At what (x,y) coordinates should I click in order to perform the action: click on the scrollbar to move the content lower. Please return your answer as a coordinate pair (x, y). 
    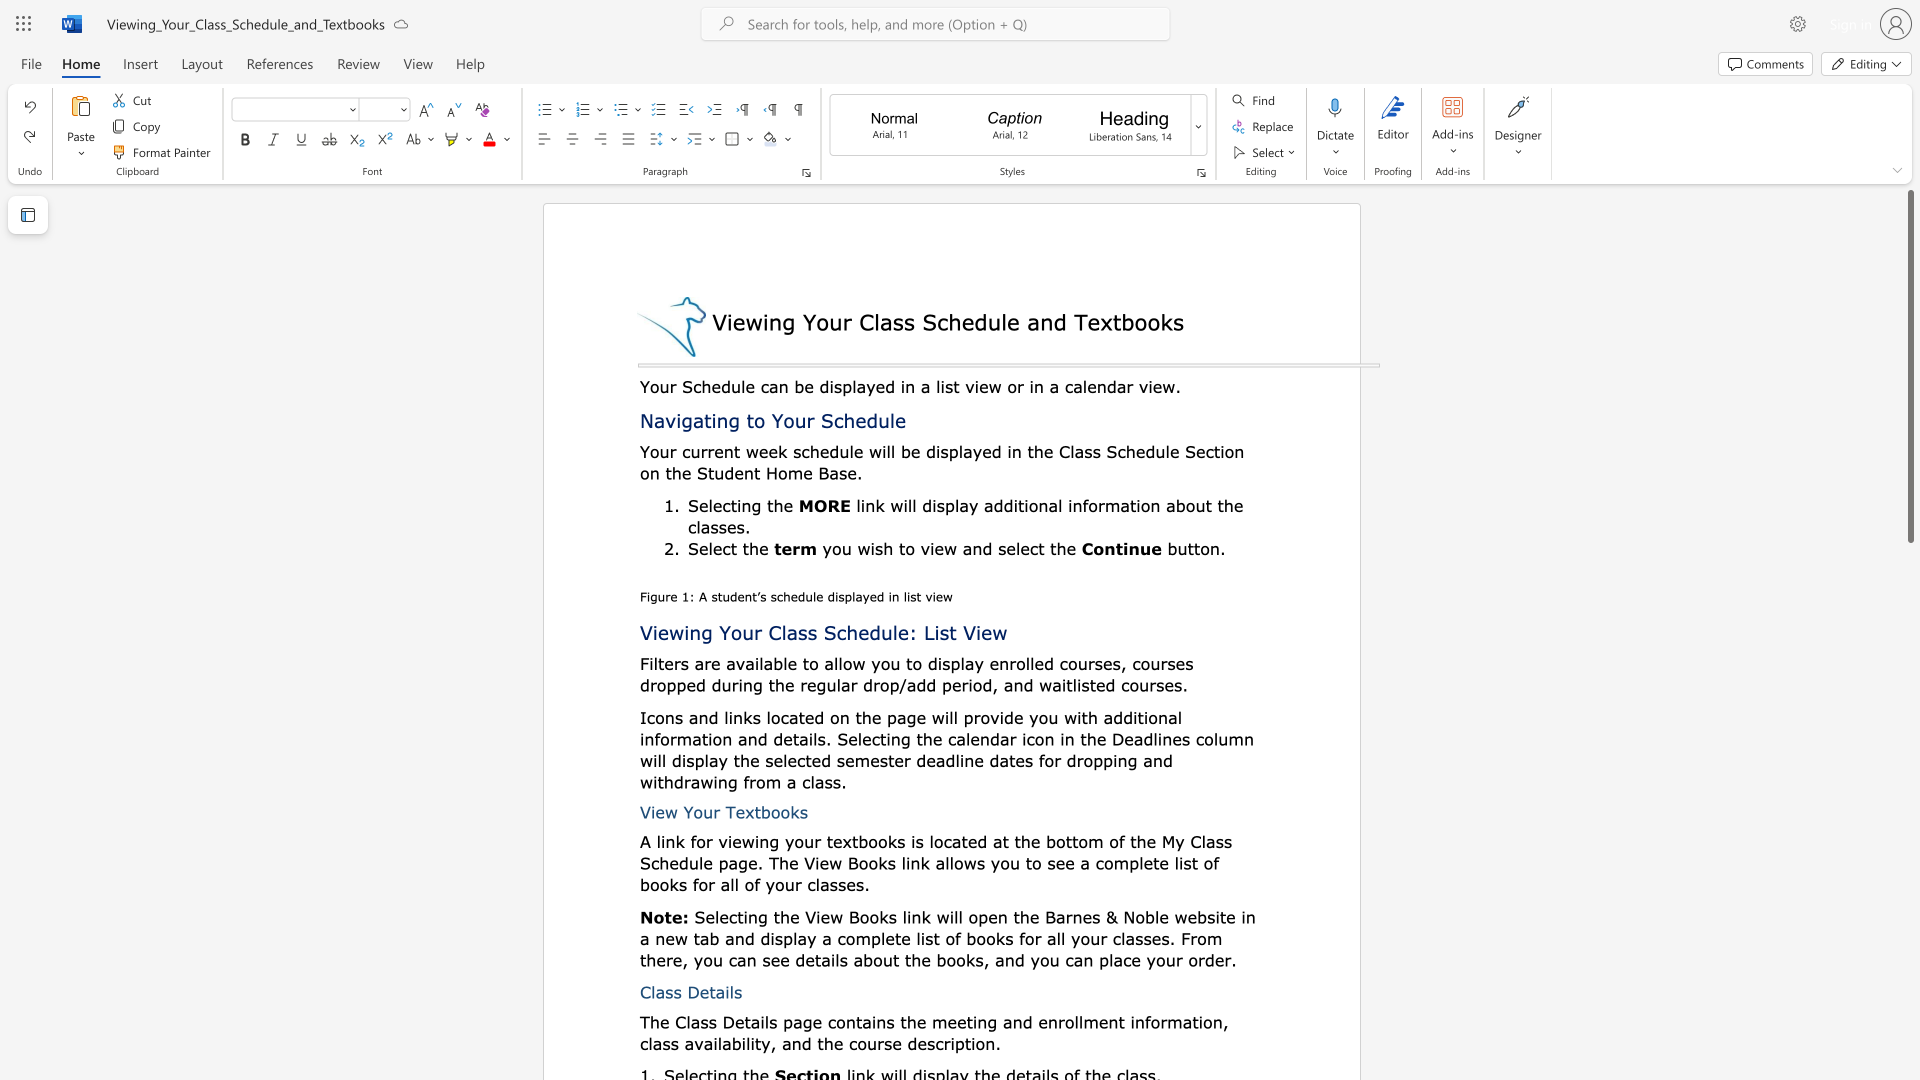
    Looking at the image, I should click on (1909, 840).